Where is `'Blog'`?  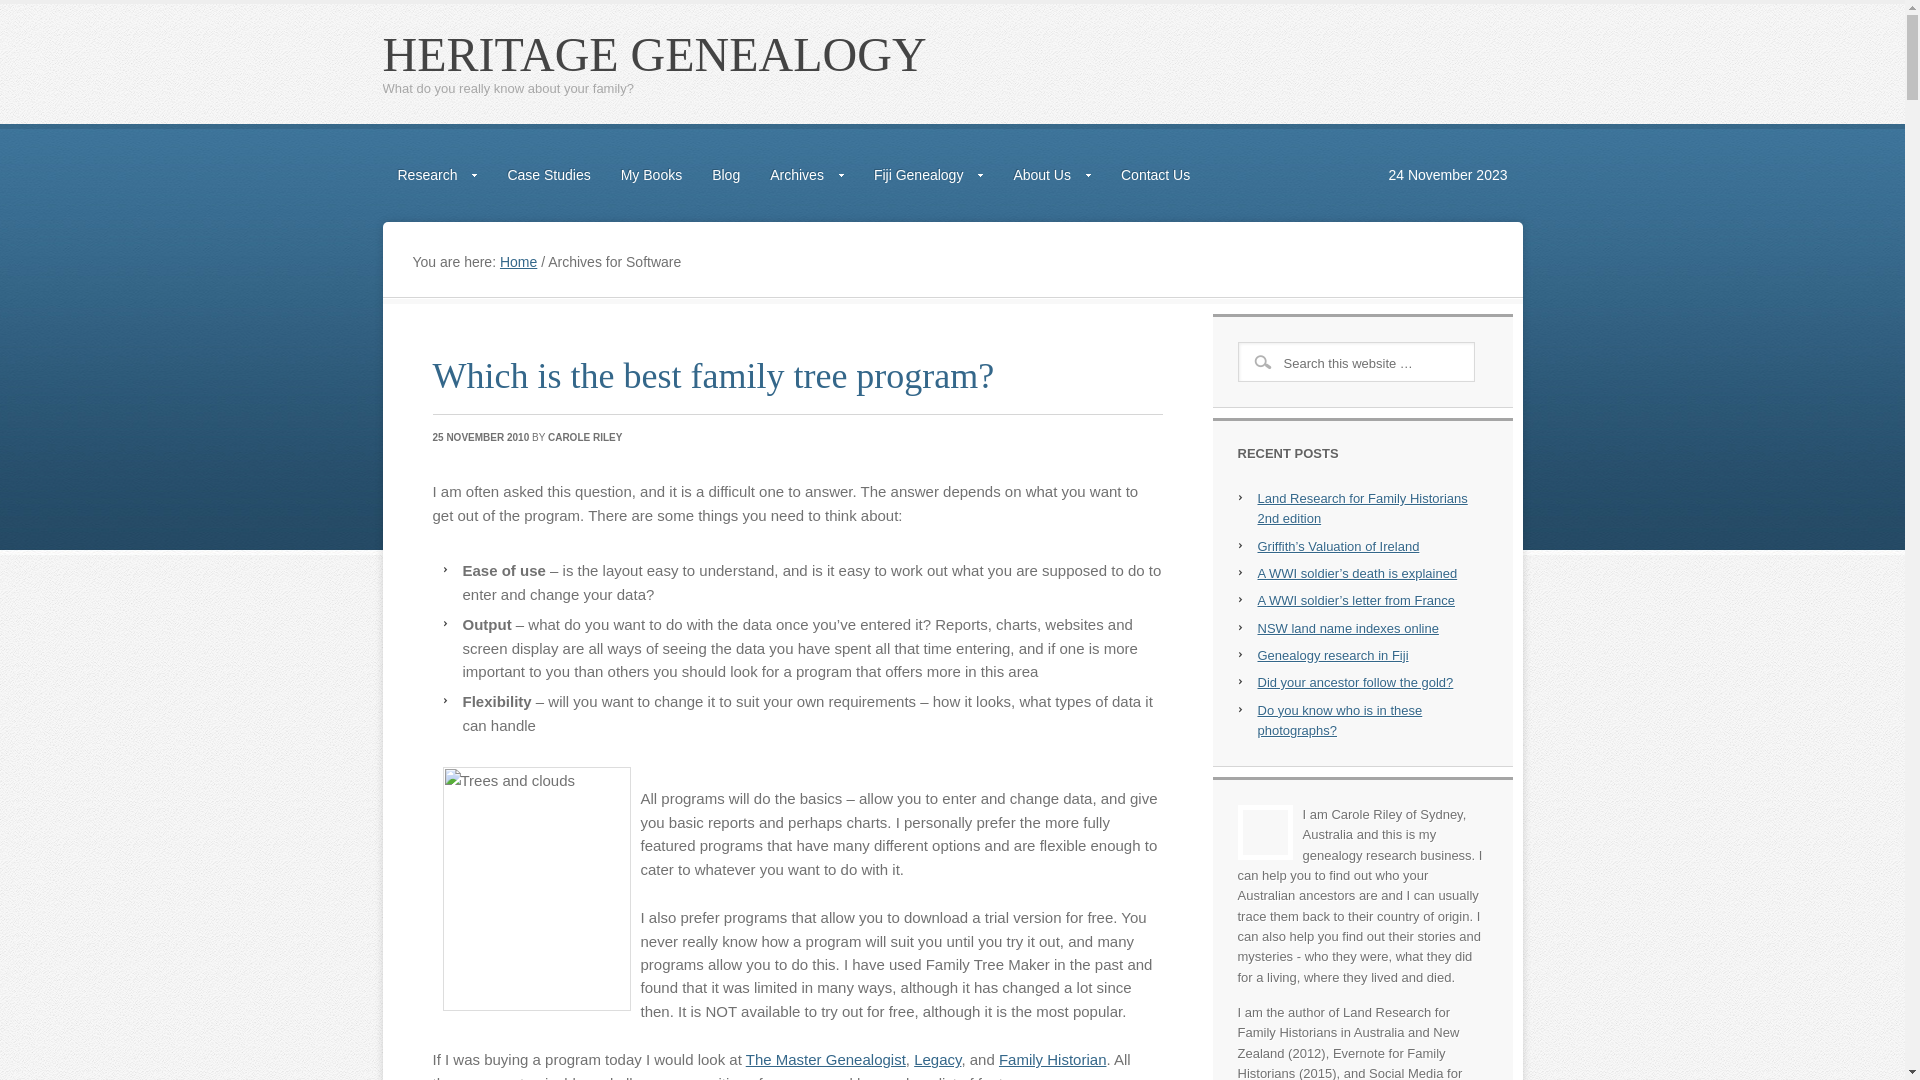
'Blog' is located at coordinates (696, 174).